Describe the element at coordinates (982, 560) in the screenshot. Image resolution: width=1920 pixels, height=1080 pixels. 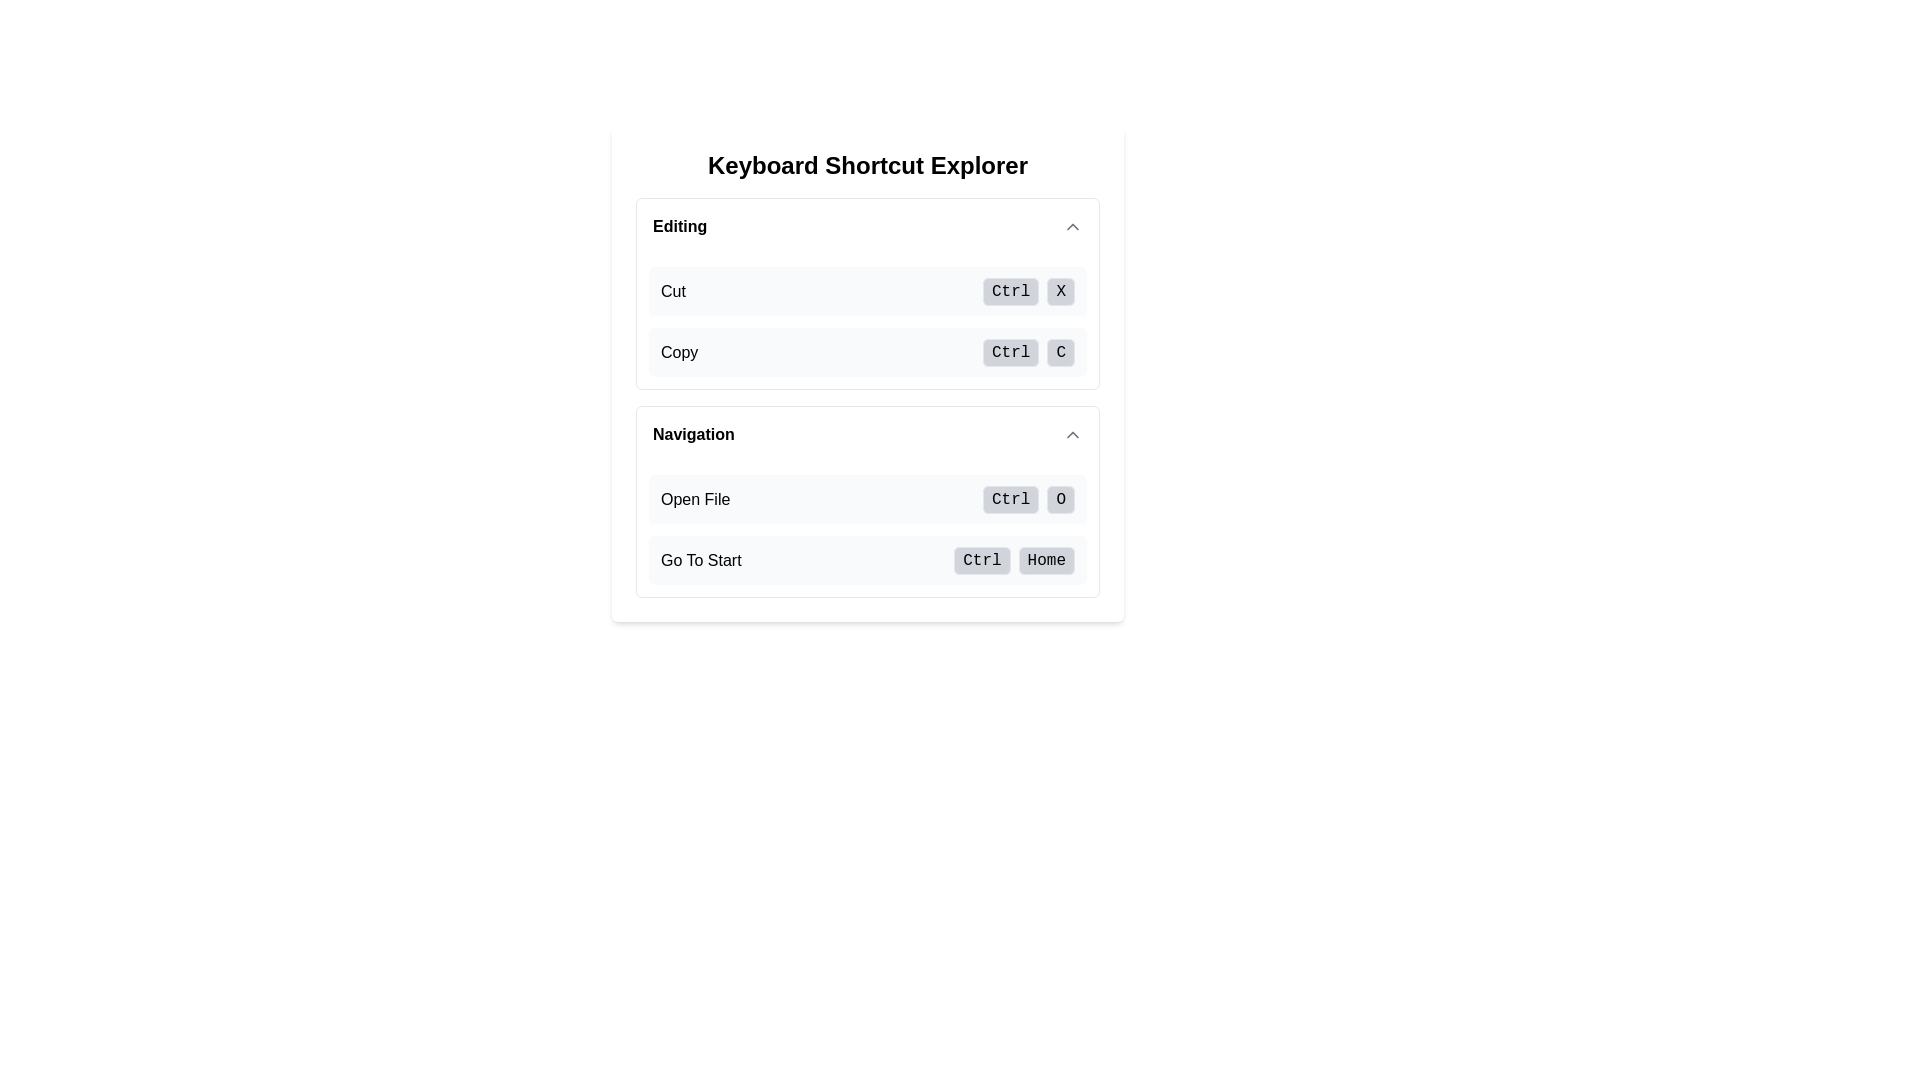
I see `the non-interactive text label displaying the keyboard shortcut modifier 'Ctrl', located to the left of the 'Home' button in the 'Navigation' section under the 'Go To Start' action` at that location.